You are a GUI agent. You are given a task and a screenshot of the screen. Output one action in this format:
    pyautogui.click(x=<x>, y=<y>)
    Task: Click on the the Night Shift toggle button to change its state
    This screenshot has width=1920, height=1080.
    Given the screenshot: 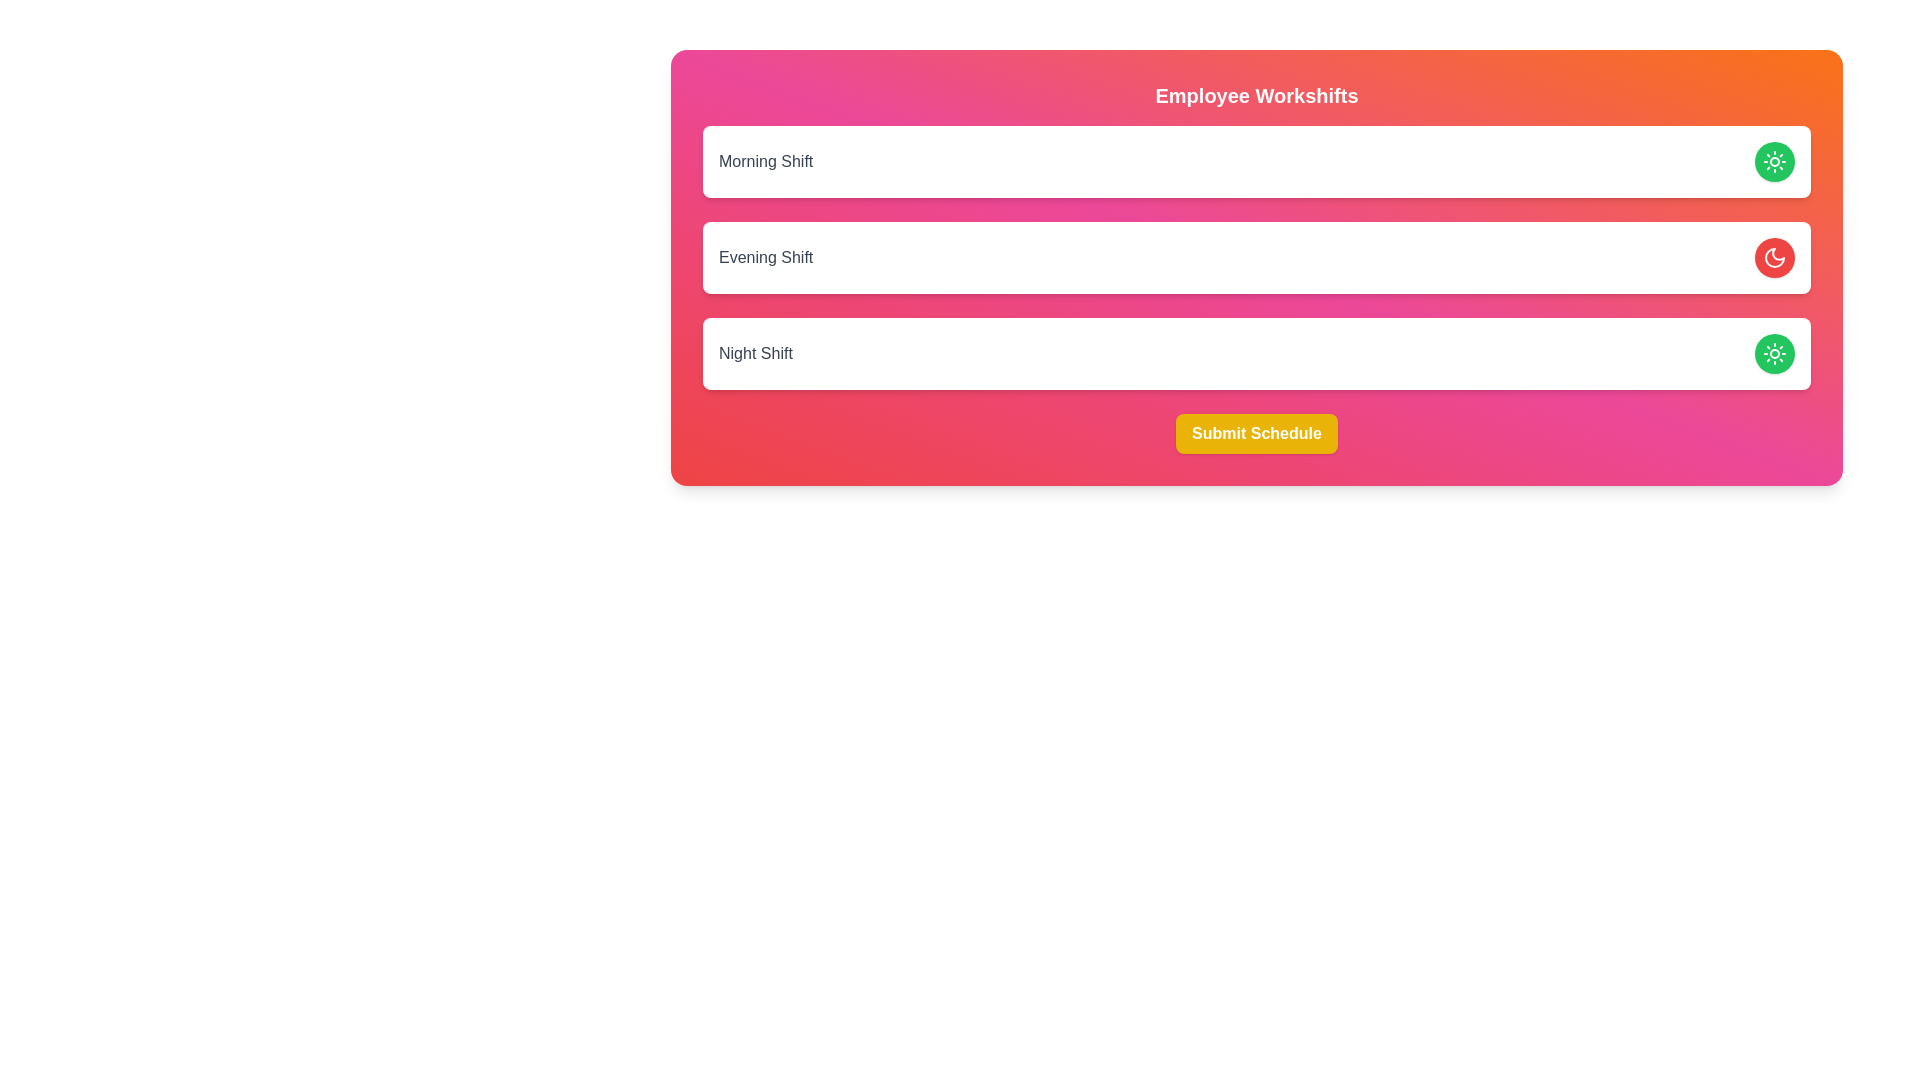 What is the action you would take?
    pyautogui.click(x=1775, y=353)
    